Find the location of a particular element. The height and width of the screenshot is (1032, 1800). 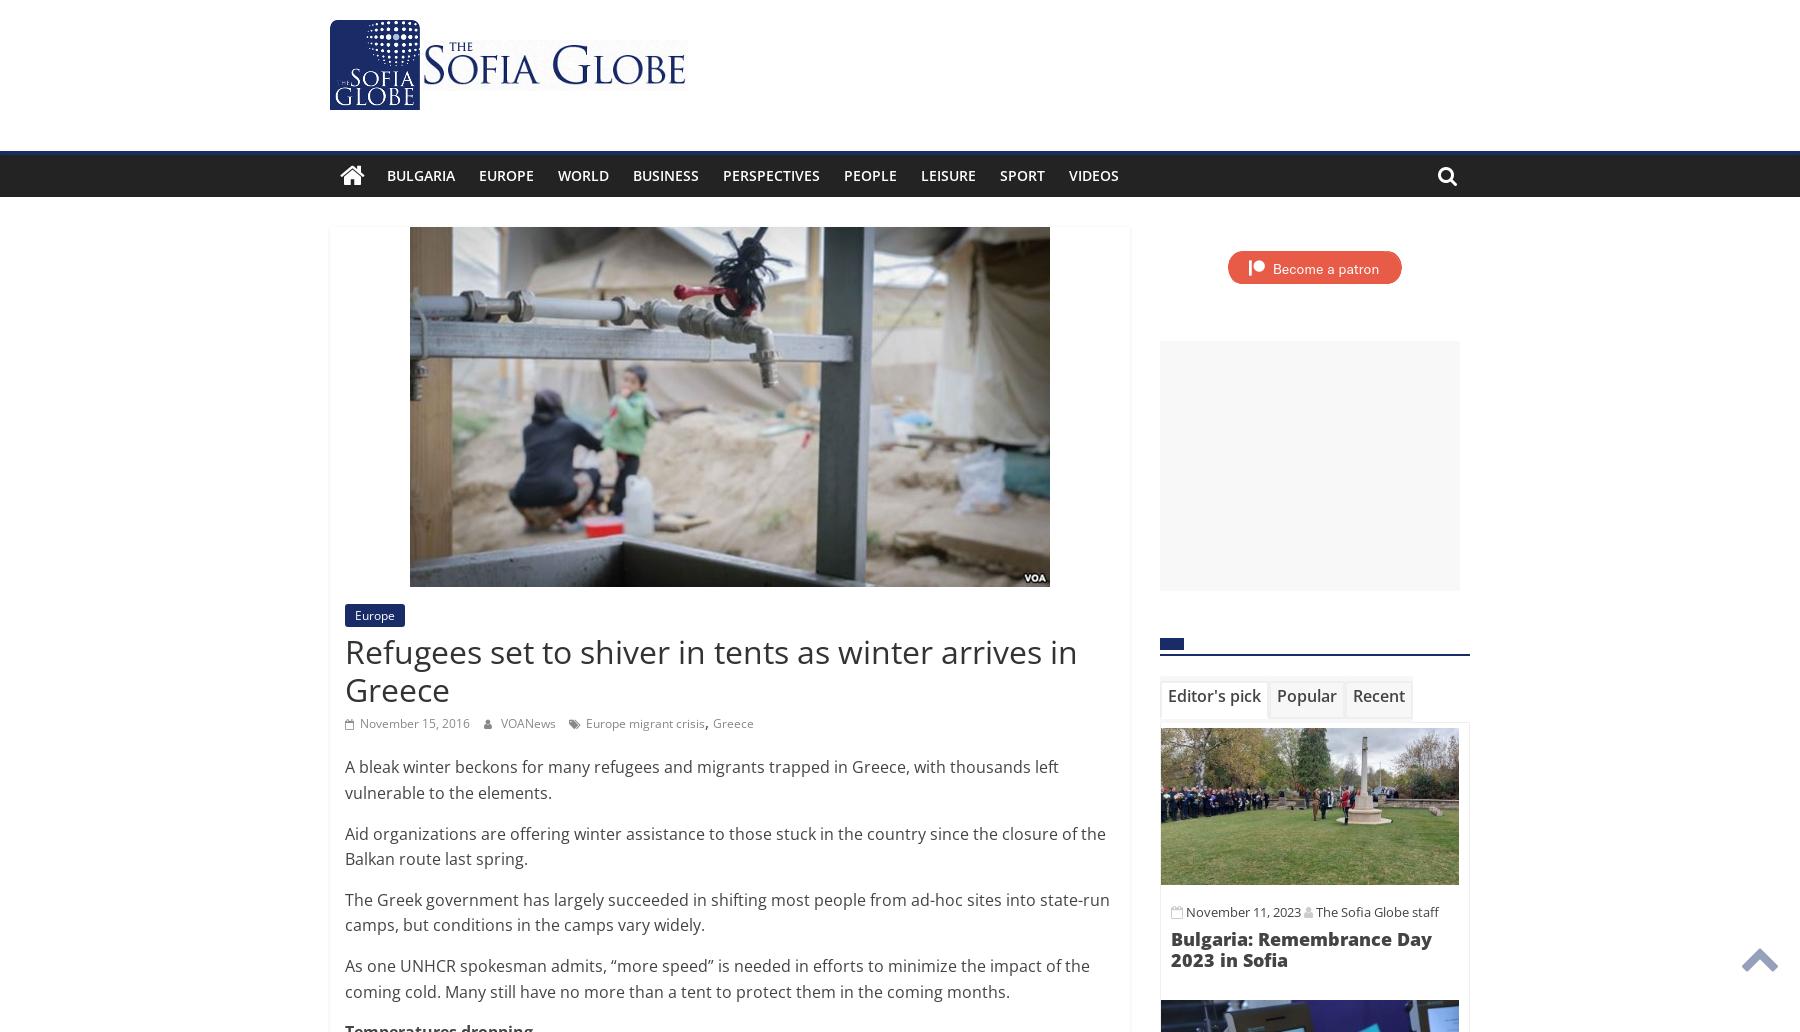

'Greece' is located at coordinates (711, 721).